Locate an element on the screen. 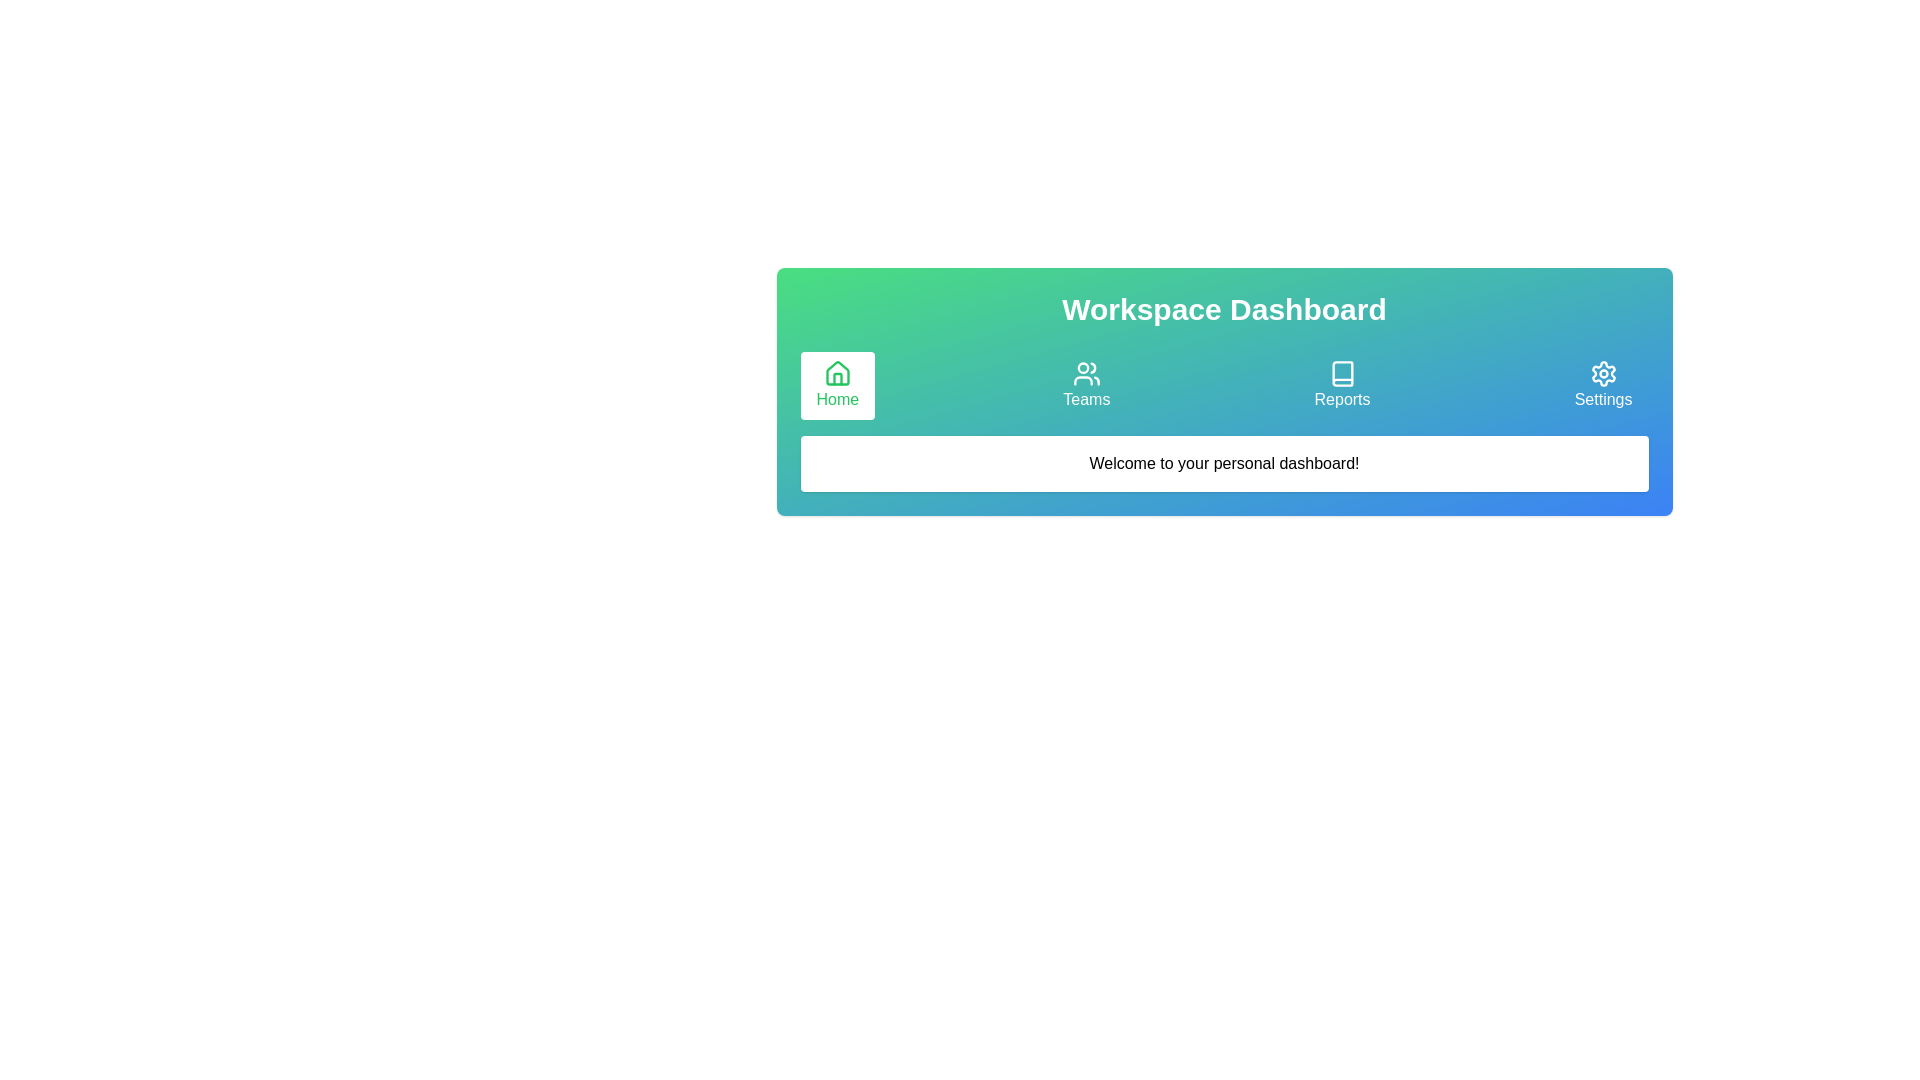 This screenshot has width=1920, height=1080. the house icon in the upper navigation bar is located at coordinates (837, 373).